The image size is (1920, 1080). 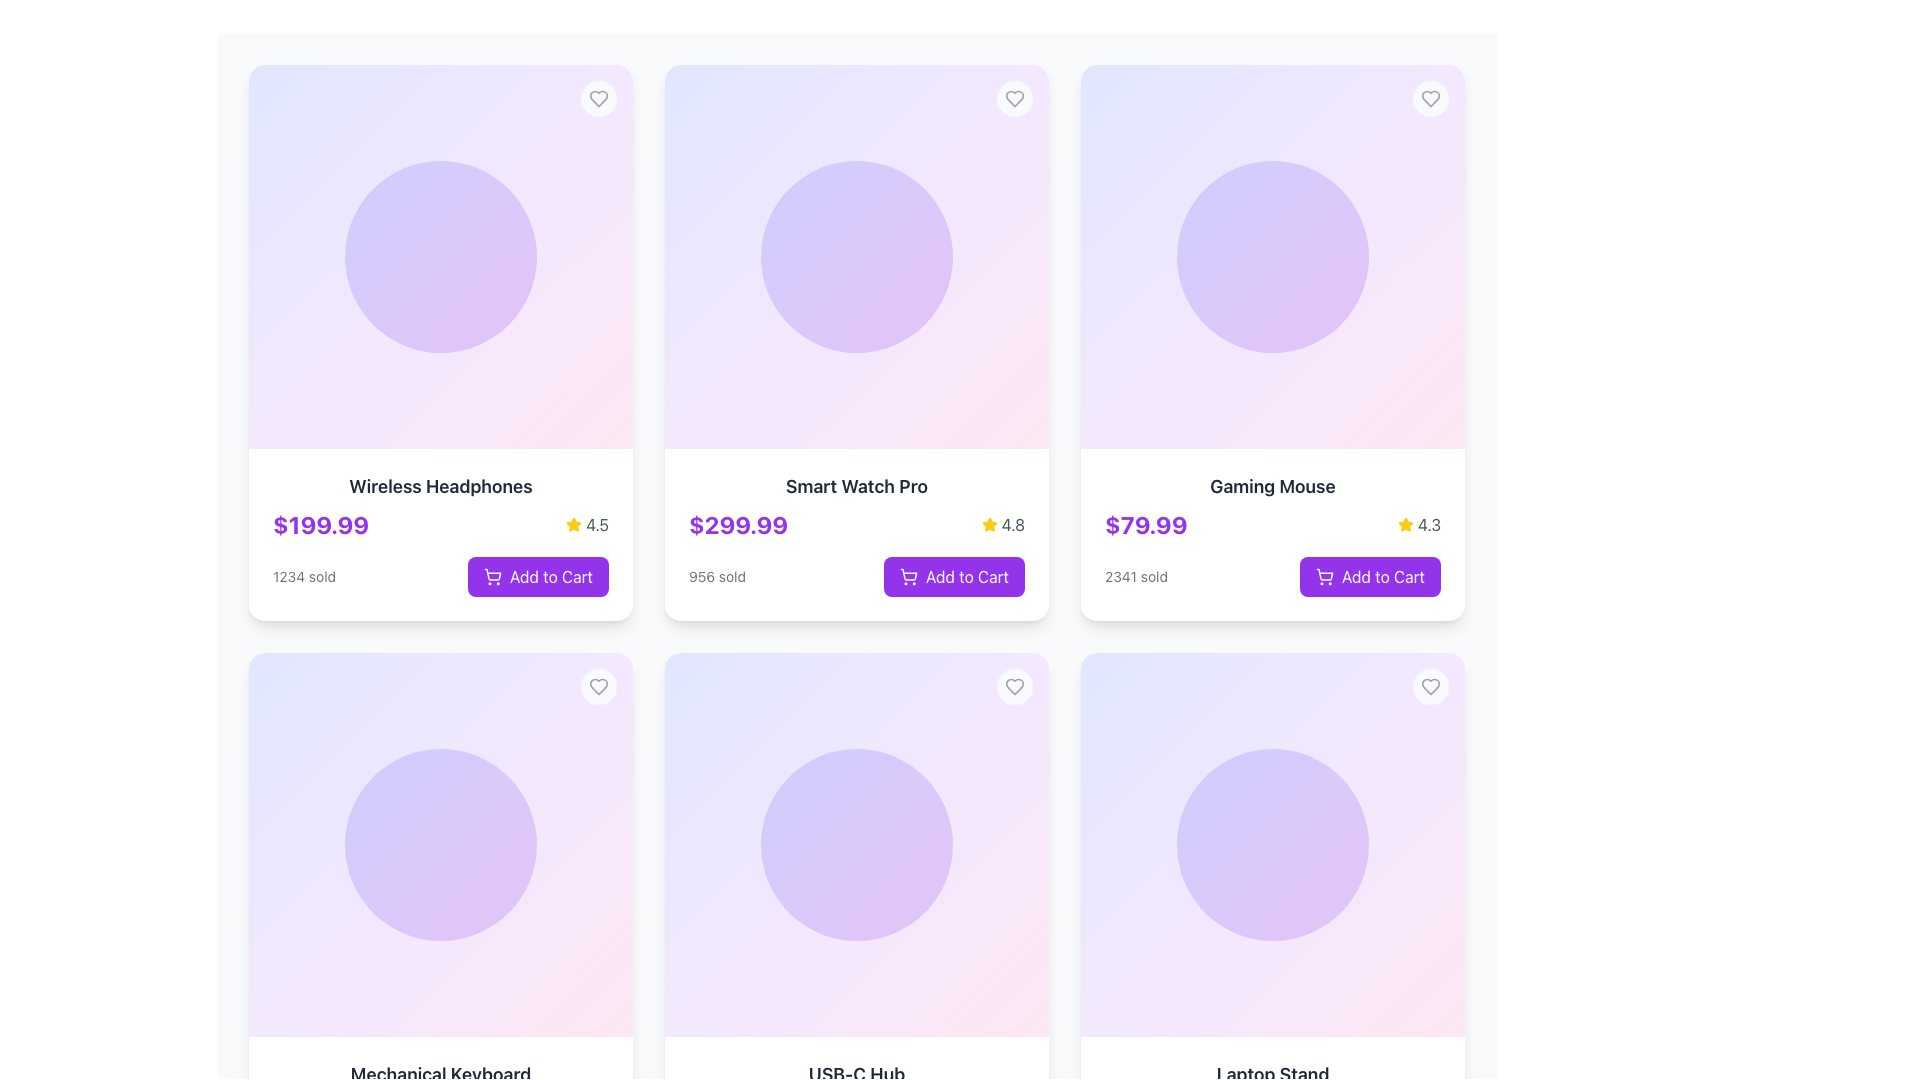 I want to click on the text label displaying the rating '4.8' located in the top-right corner of the product card for 'Smart Watch Pro', adjacent to the yellow star icon, so click(x=1003, y=523).